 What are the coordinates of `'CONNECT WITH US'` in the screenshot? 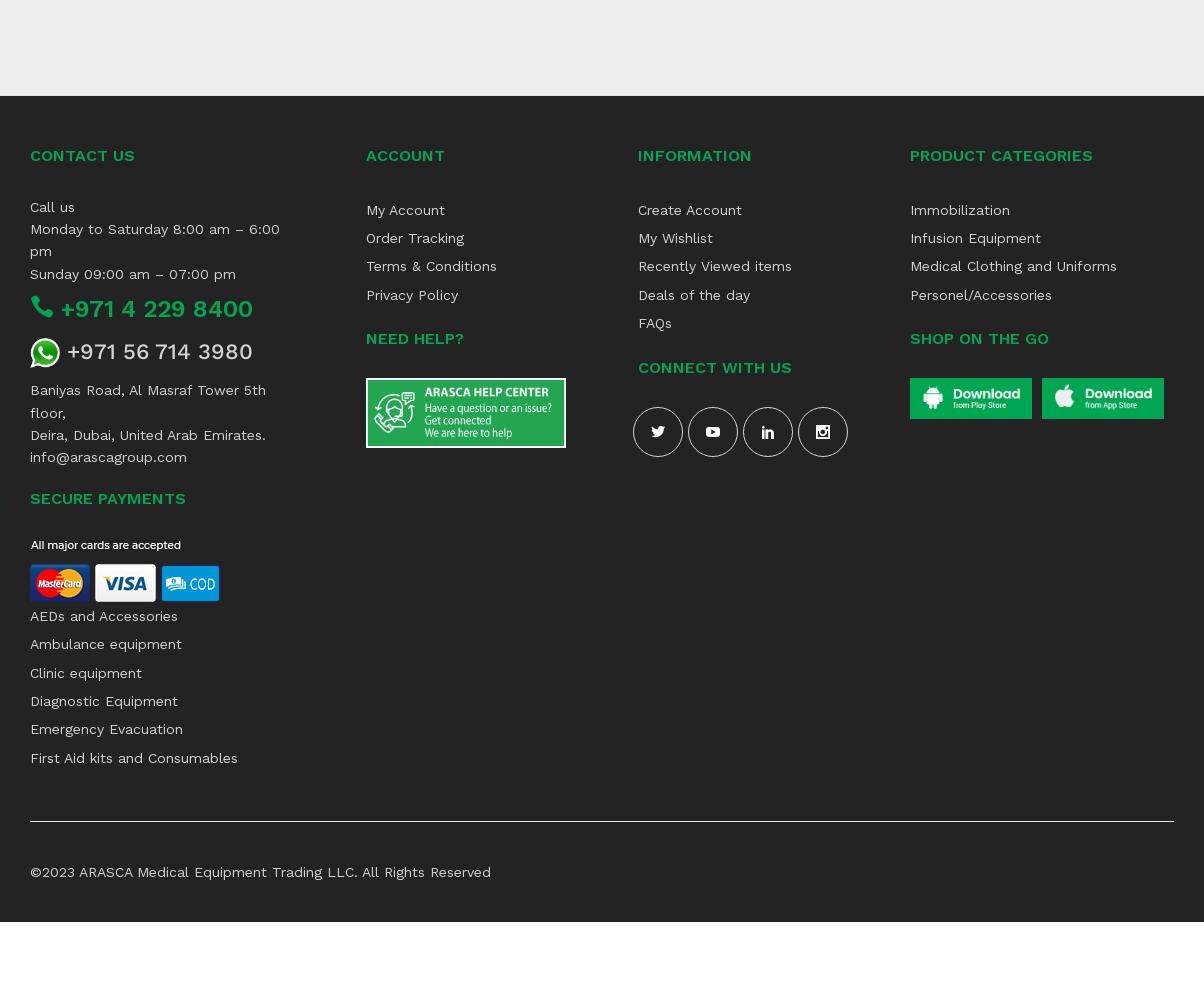 It's located at (637, 365).